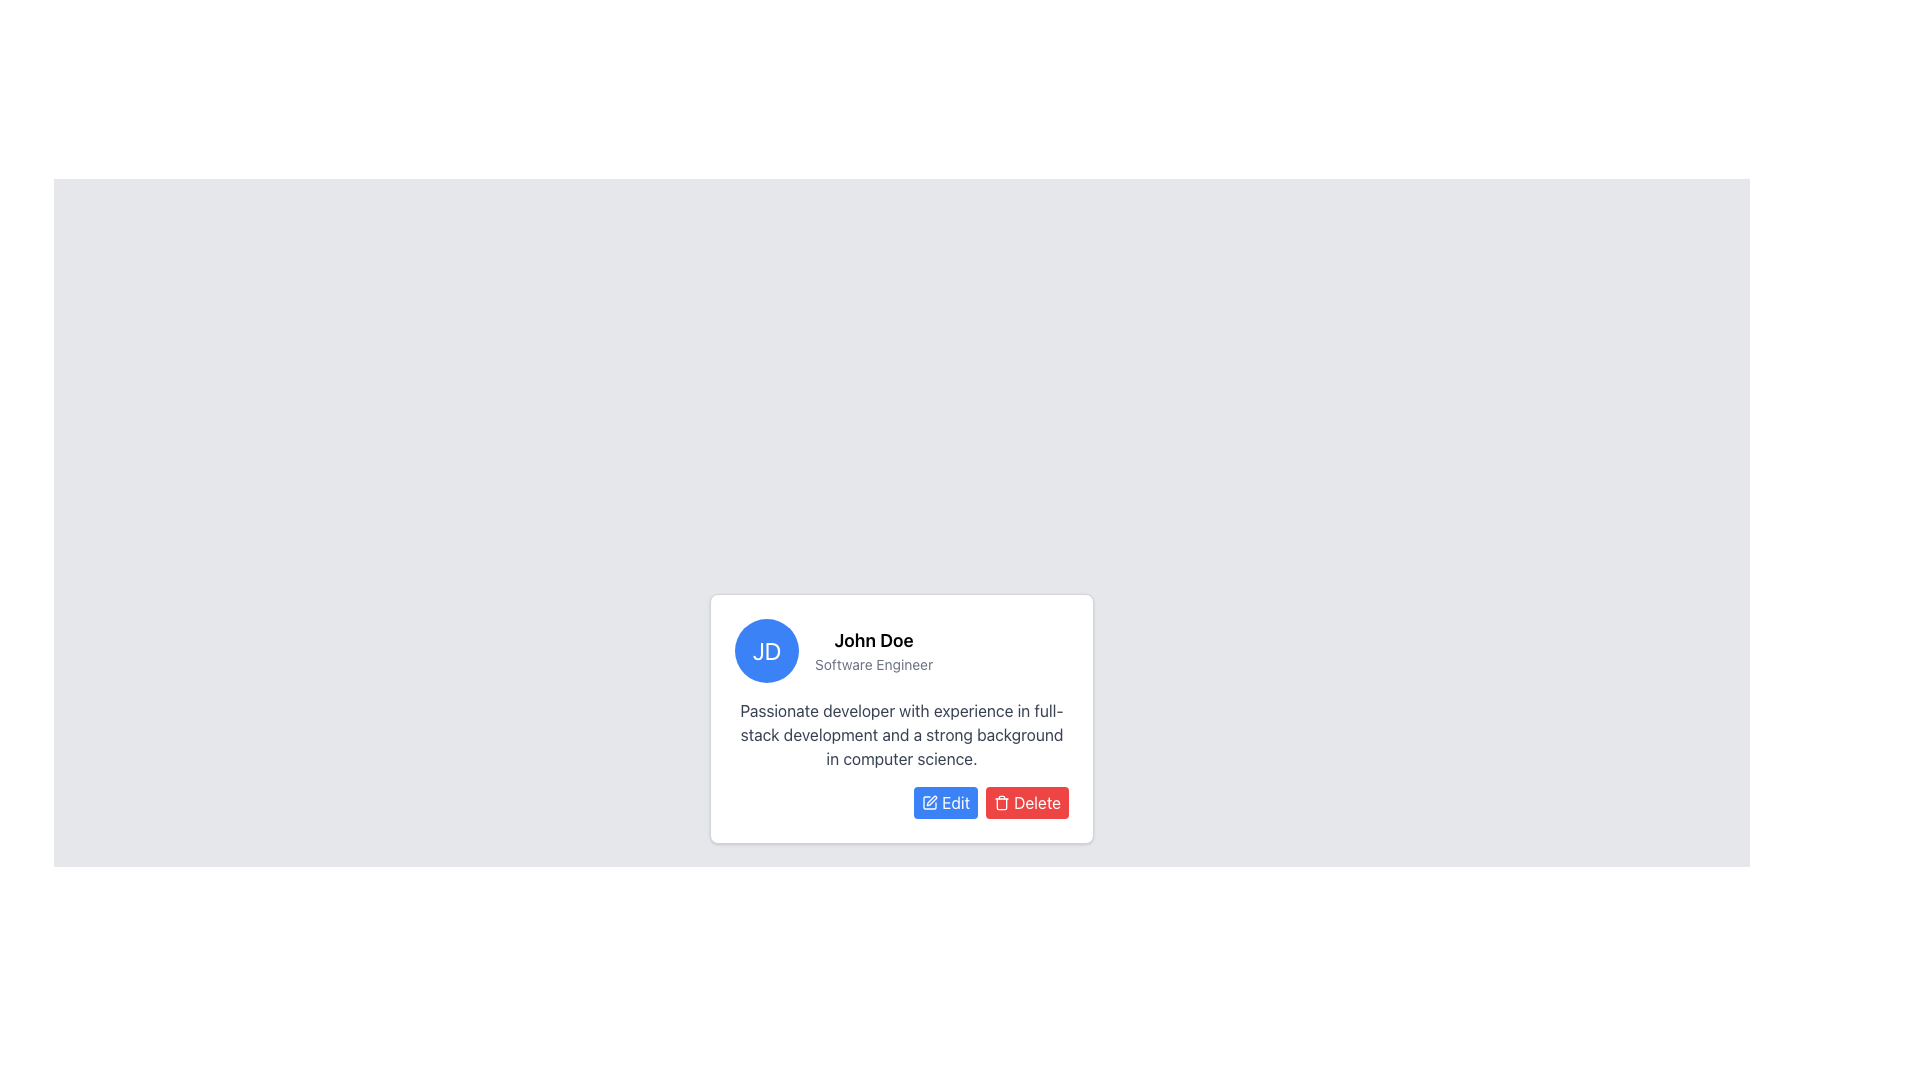  I want to click on the blue 'Edit' button with white text and an edit icon on its left, located in the bottom row of the card, so click(945, 801).